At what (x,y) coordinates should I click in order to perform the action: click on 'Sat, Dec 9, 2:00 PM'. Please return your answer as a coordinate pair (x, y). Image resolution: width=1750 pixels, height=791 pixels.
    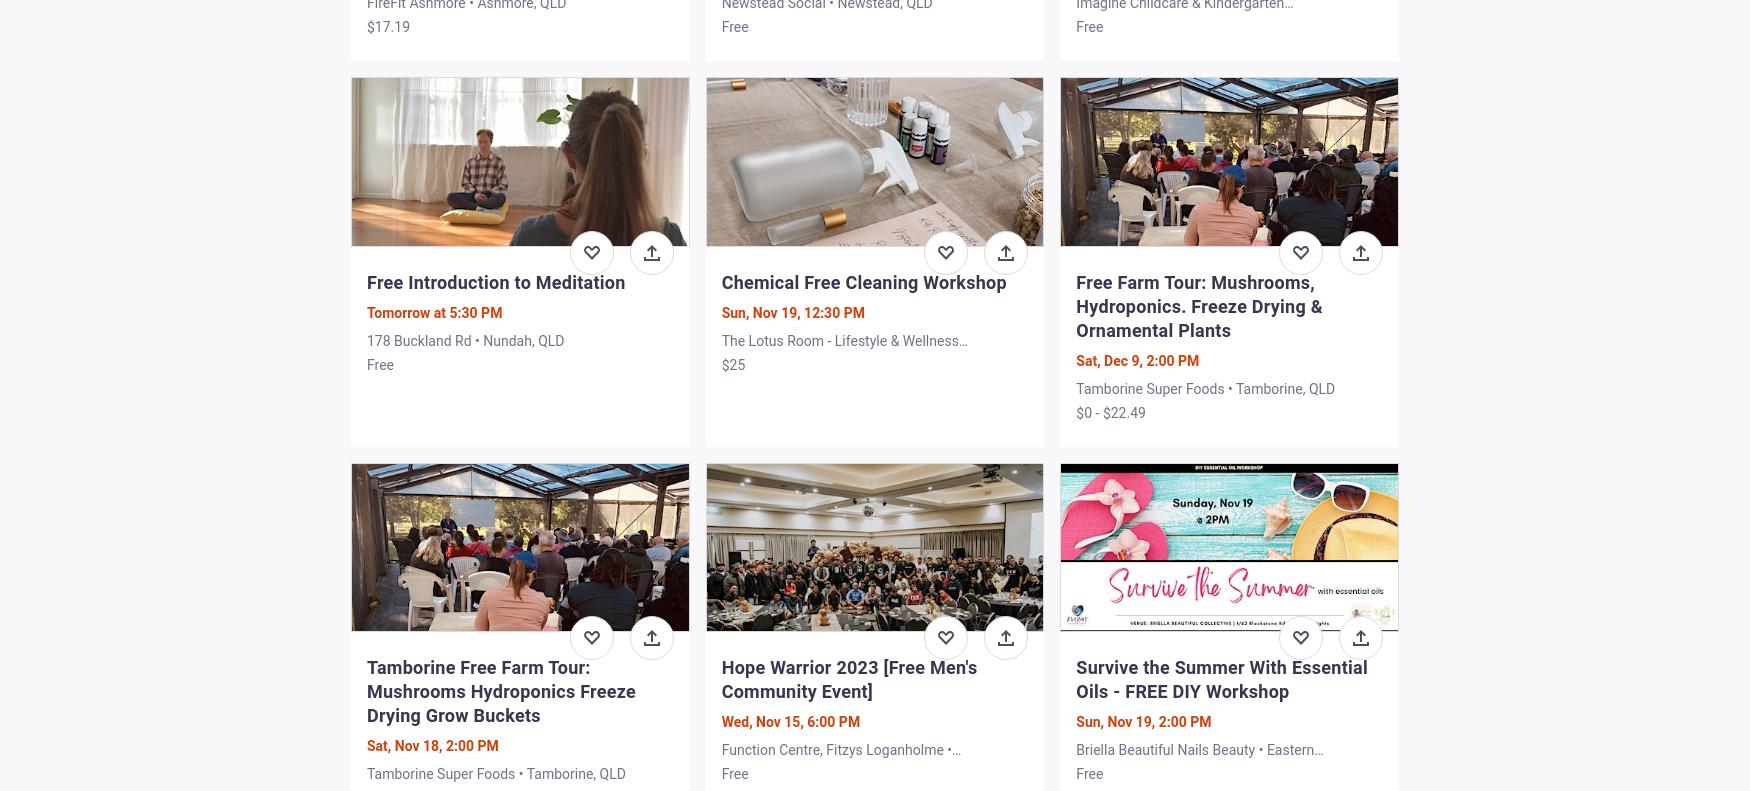
    Looking at the image, I should click on (1076, 358).